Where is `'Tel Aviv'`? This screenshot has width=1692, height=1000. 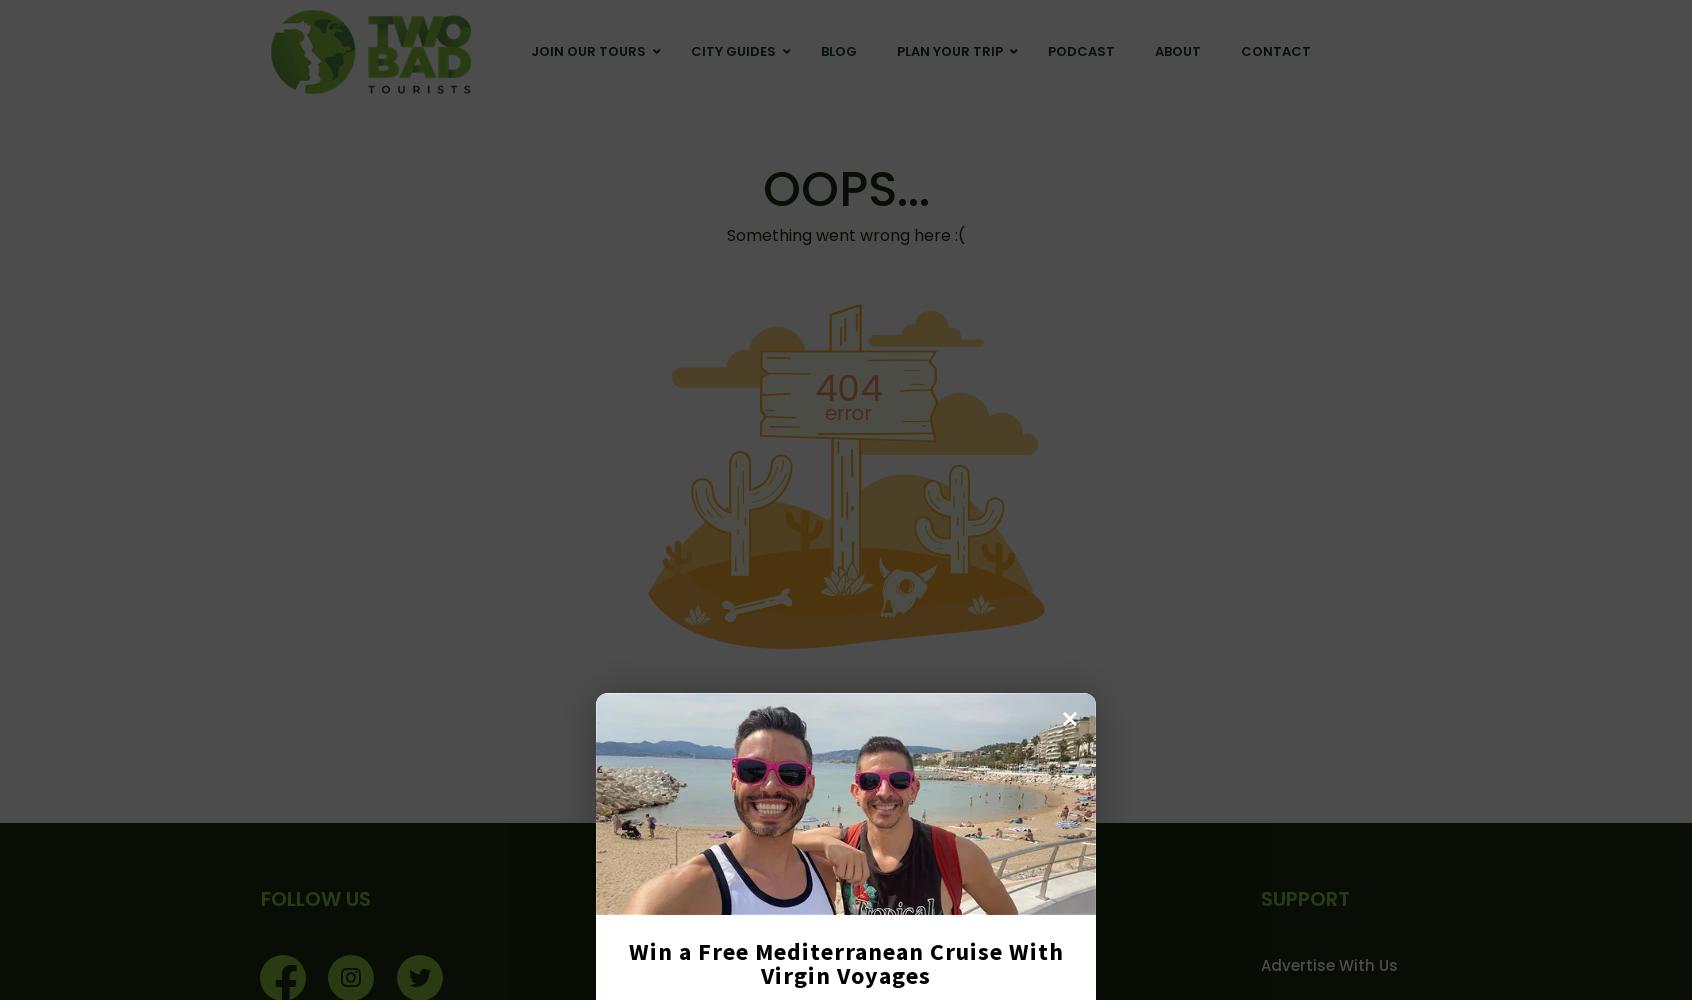 'Tel Aviv' is located at coordinates (1066, 153).